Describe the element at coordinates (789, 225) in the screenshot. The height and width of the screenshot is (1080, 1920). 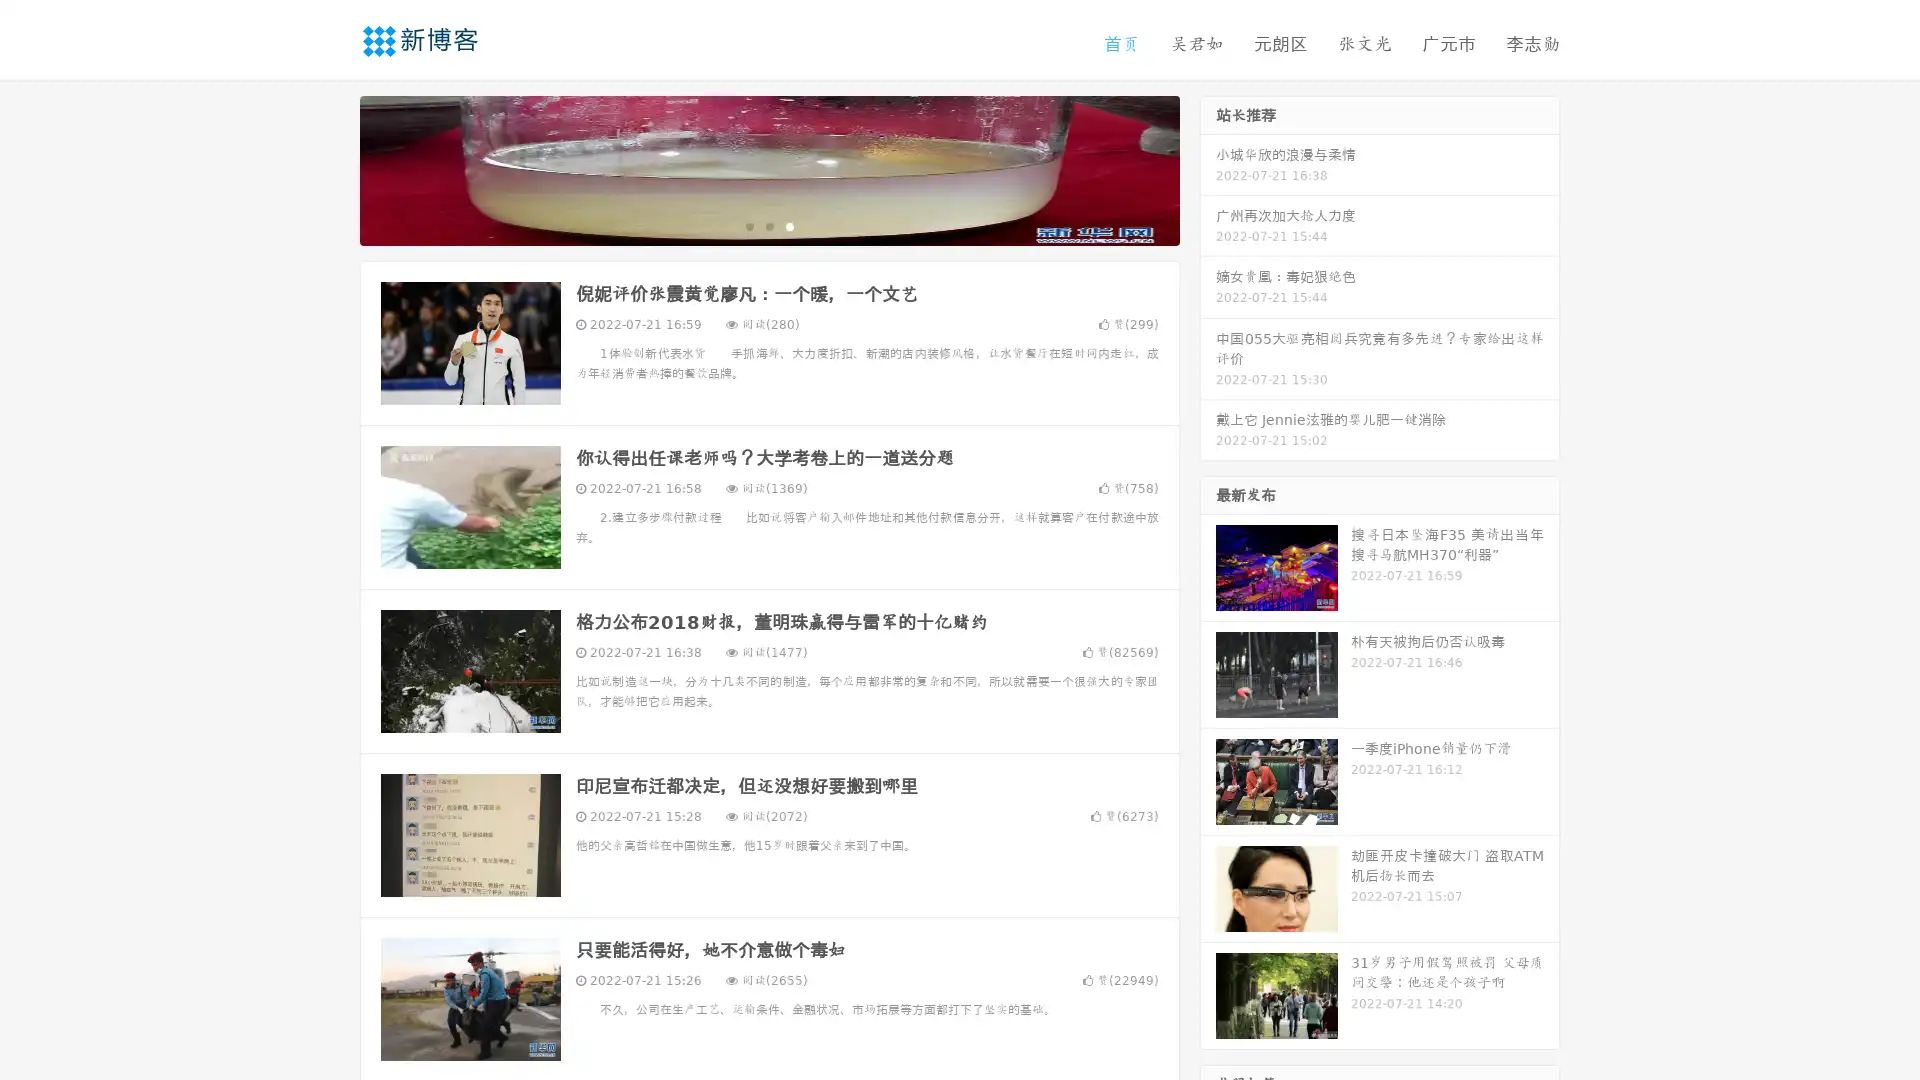
I see `Go to slide 3` at that location.